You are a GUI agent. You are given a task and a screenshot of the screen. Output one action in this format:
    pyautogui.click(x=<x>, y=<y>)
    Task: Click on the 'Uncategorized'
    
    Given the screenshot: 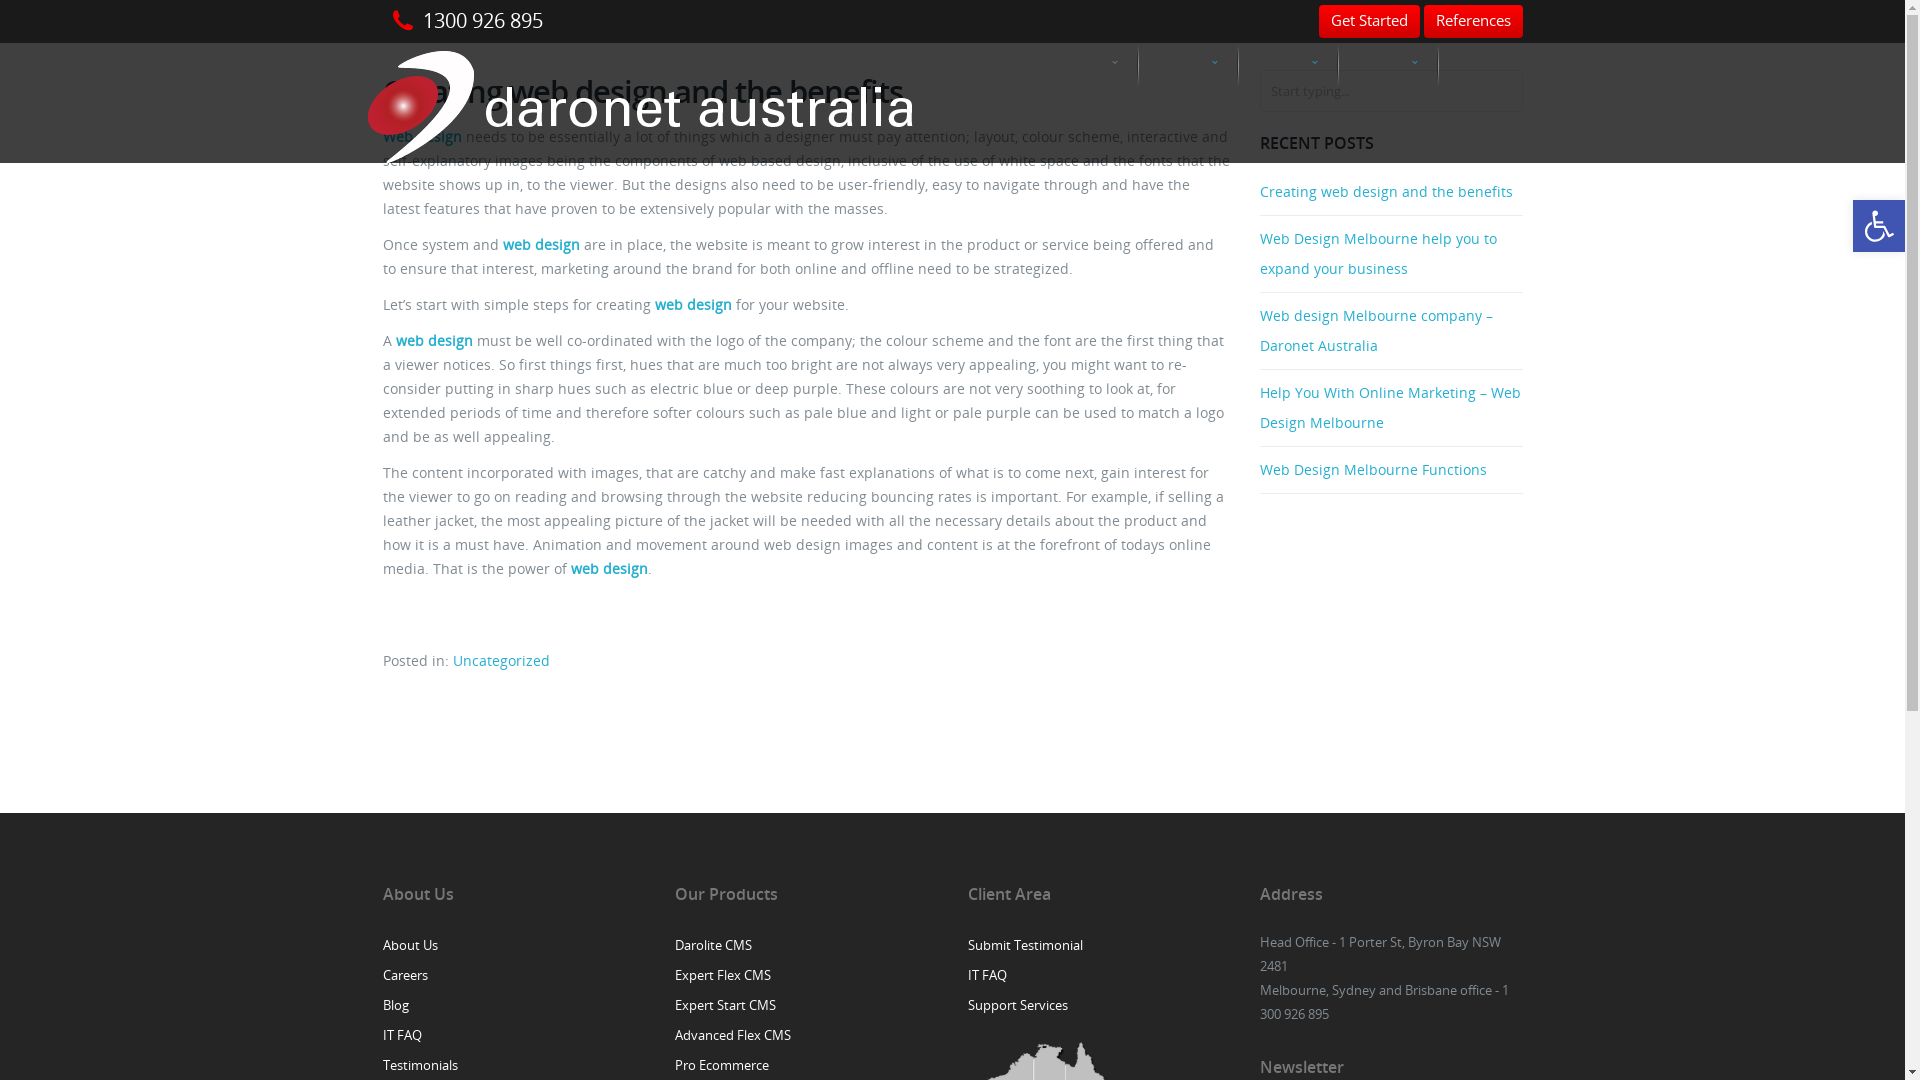 What is the action you would take?
    pyautogui.click(x=500, y=660)
    